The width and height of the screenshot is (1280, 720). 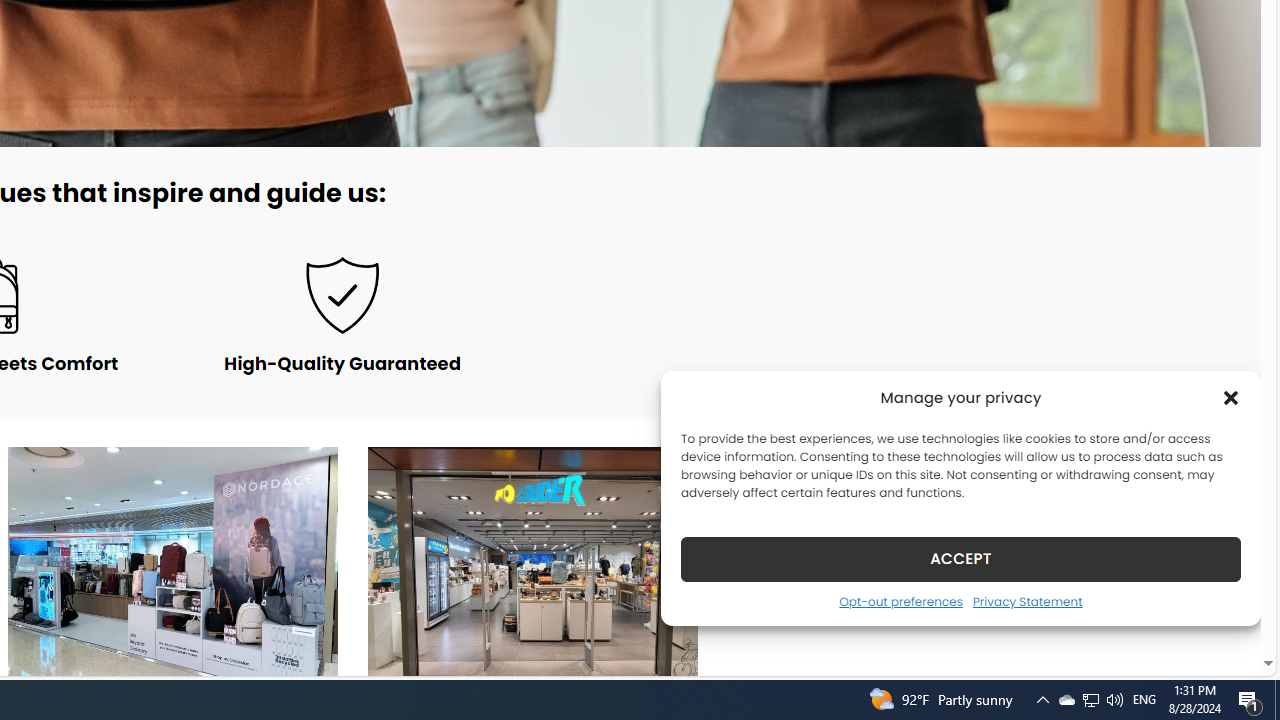 I want to click on 'ACCEPT', so click(x=961, y=558).